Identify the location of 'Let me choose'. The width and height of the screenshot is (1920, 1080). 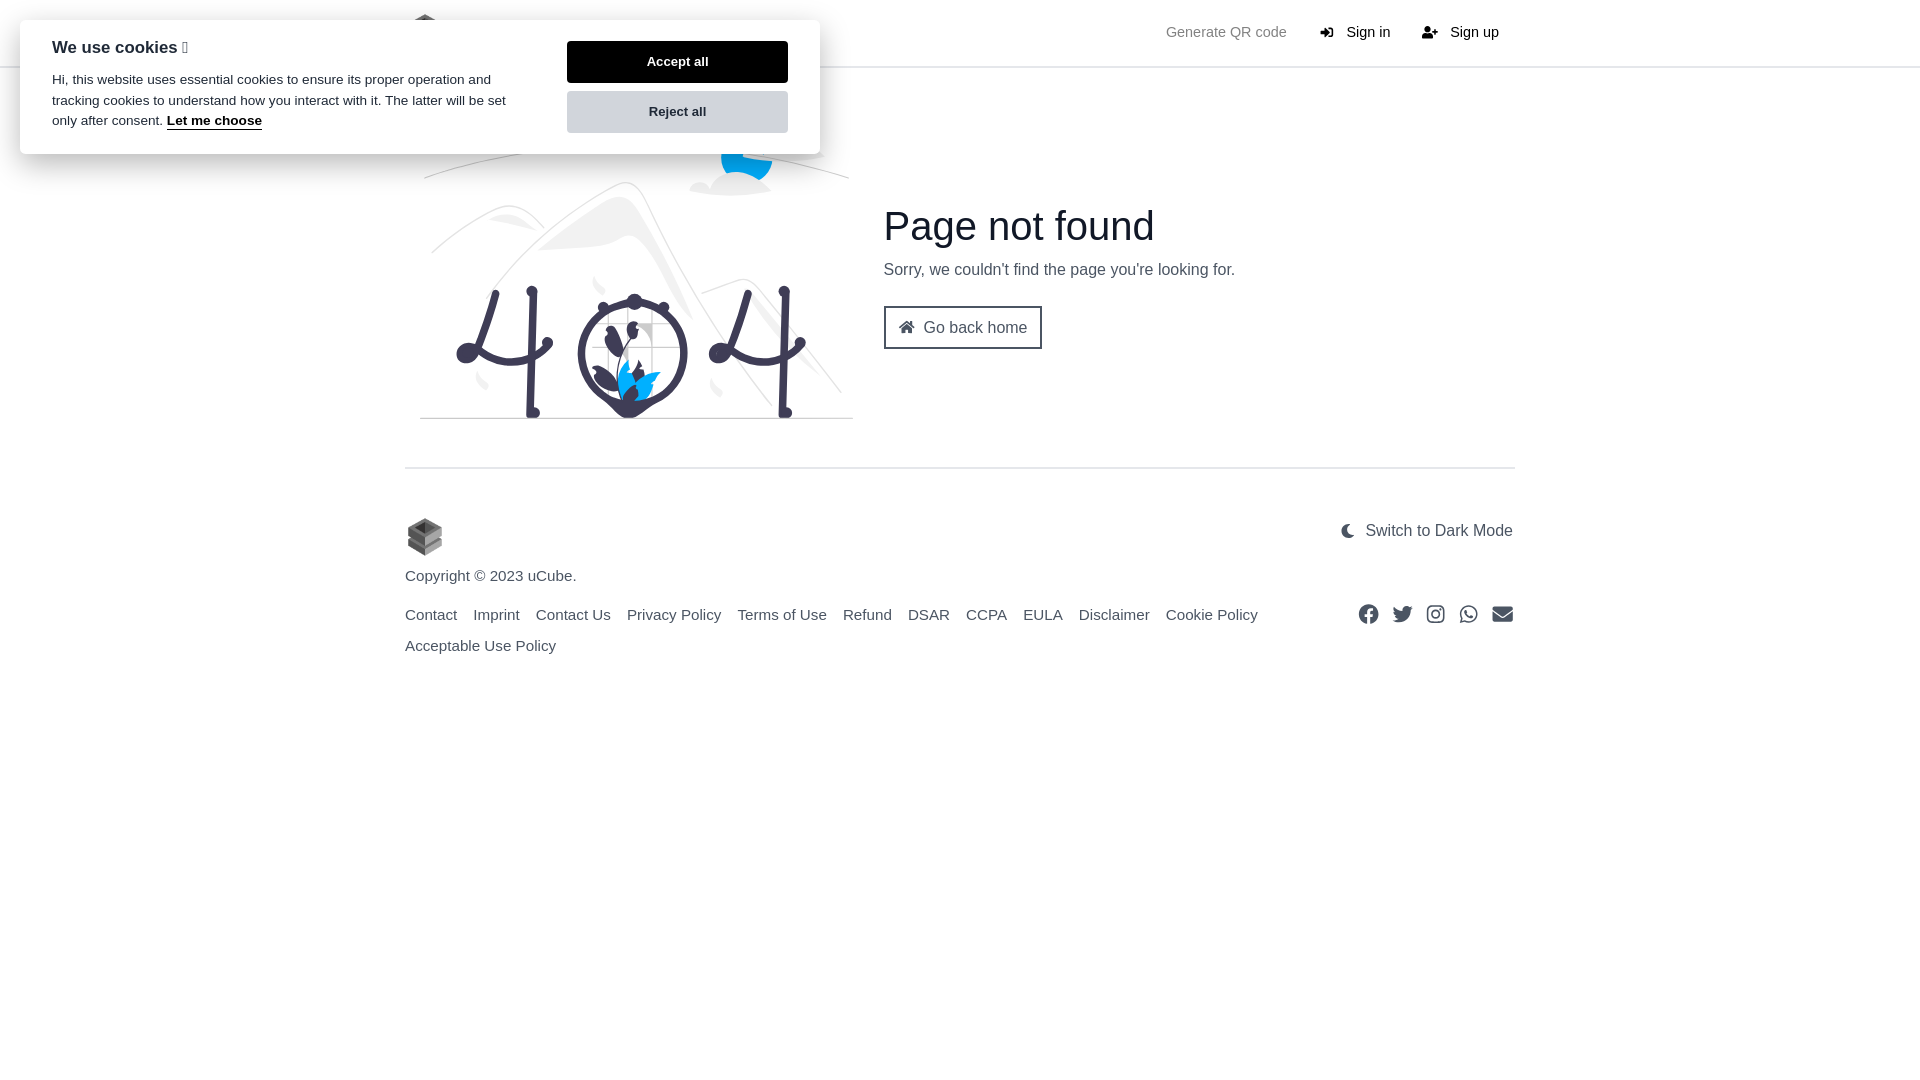
(214, 121).